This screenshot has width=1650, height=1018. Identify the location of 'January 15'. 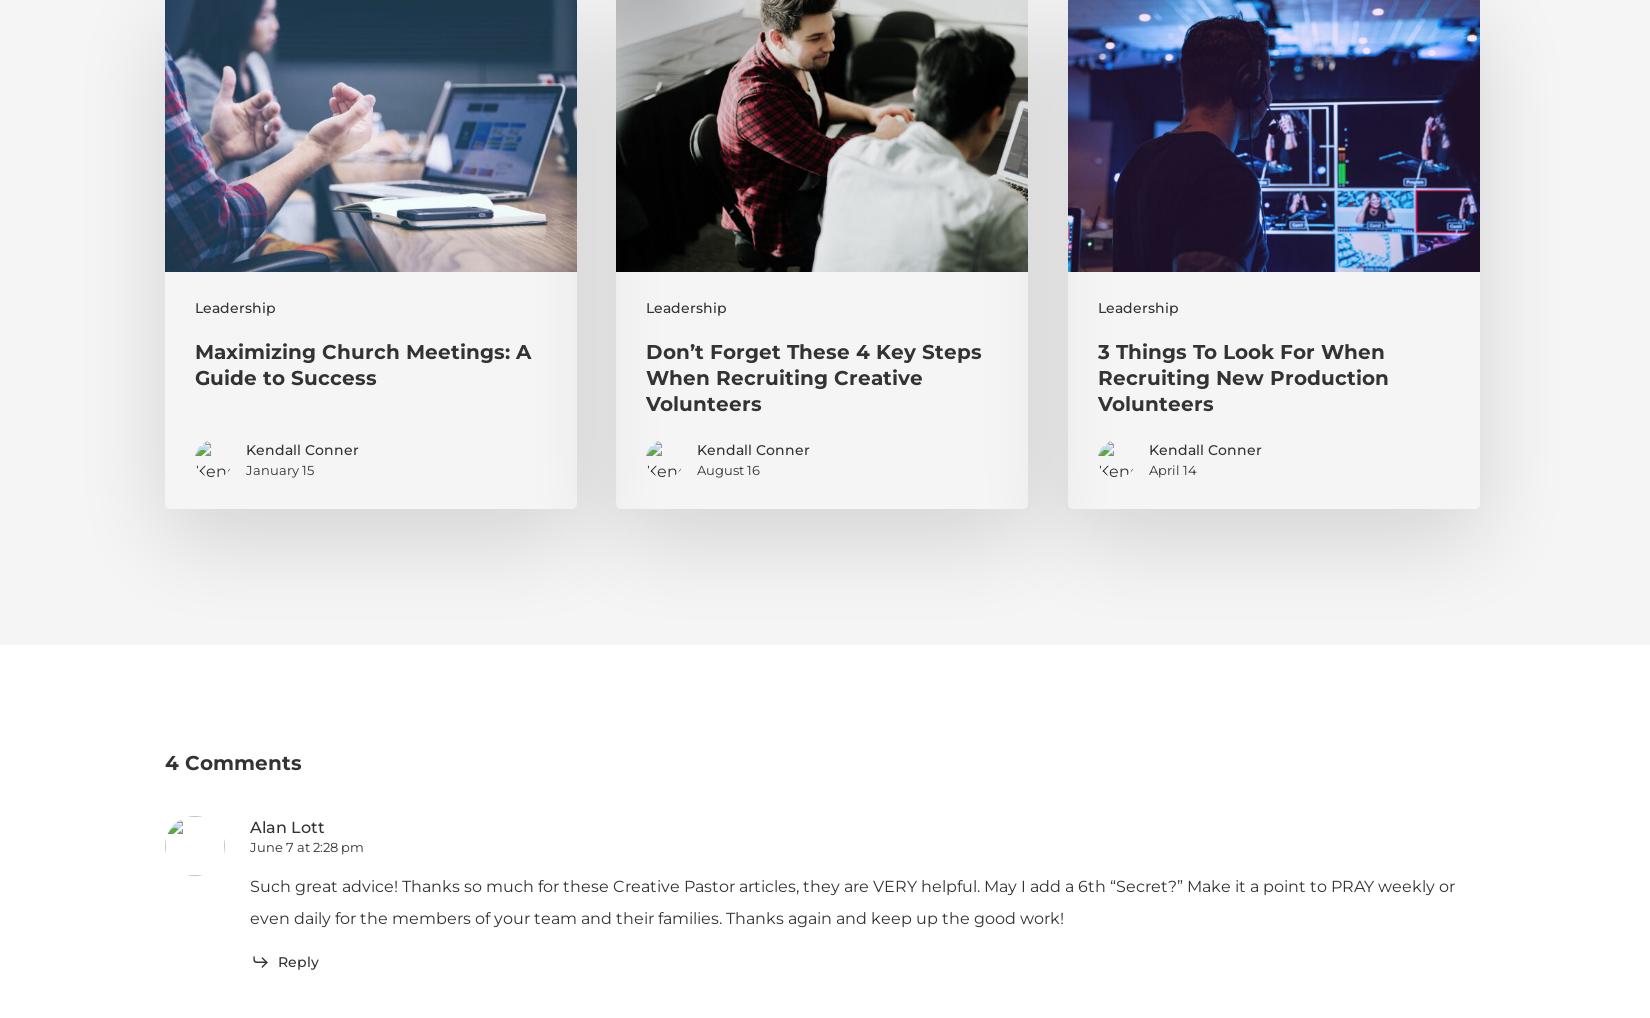
(280, 470).